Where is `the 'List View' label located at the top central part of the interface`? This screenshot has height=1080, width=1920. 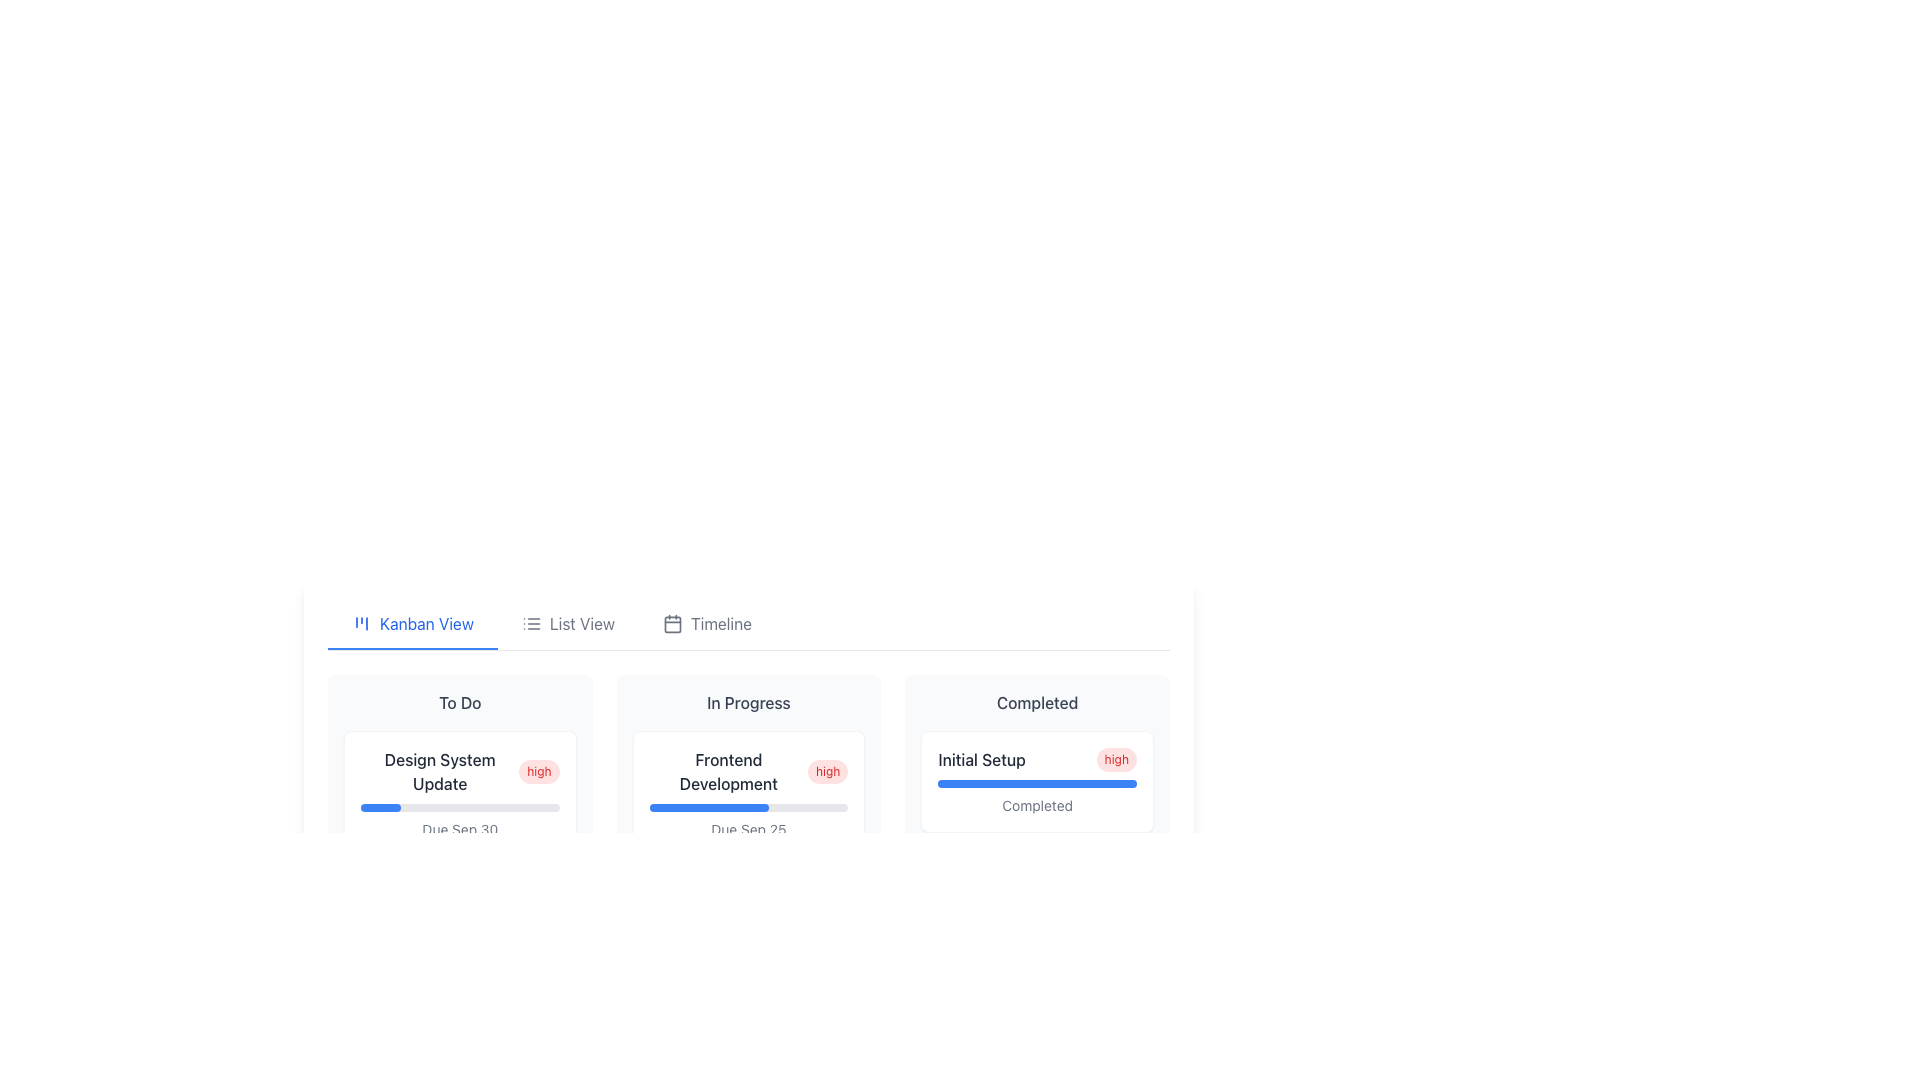
the 'List View' label located at the top central part of the interface is located at coordinates (581, 623).